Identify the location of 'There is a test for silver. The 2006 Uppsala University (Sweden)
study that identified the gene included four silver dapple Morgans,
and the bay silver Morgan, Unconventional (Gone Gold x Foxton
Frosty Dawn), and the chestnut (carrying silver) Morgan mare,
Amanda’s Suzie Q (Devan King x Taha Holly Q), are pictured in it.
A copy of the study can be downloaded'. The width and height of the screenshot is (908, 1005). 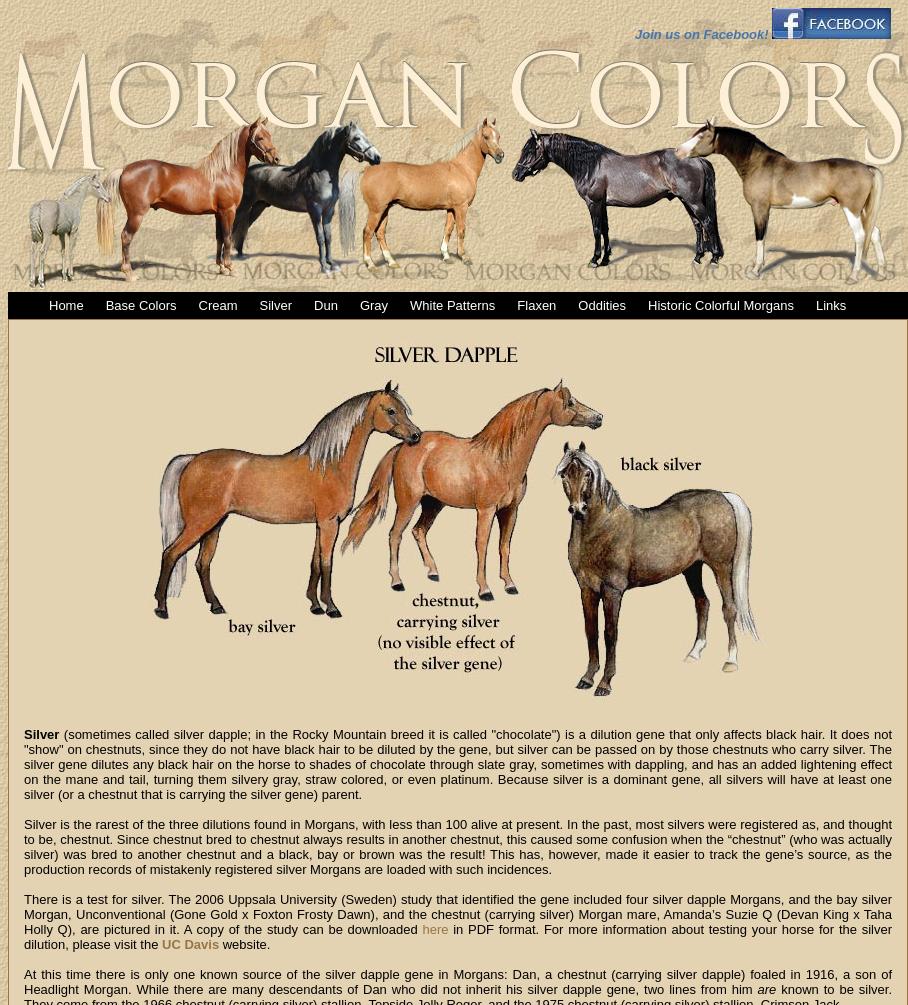
(456, 913).